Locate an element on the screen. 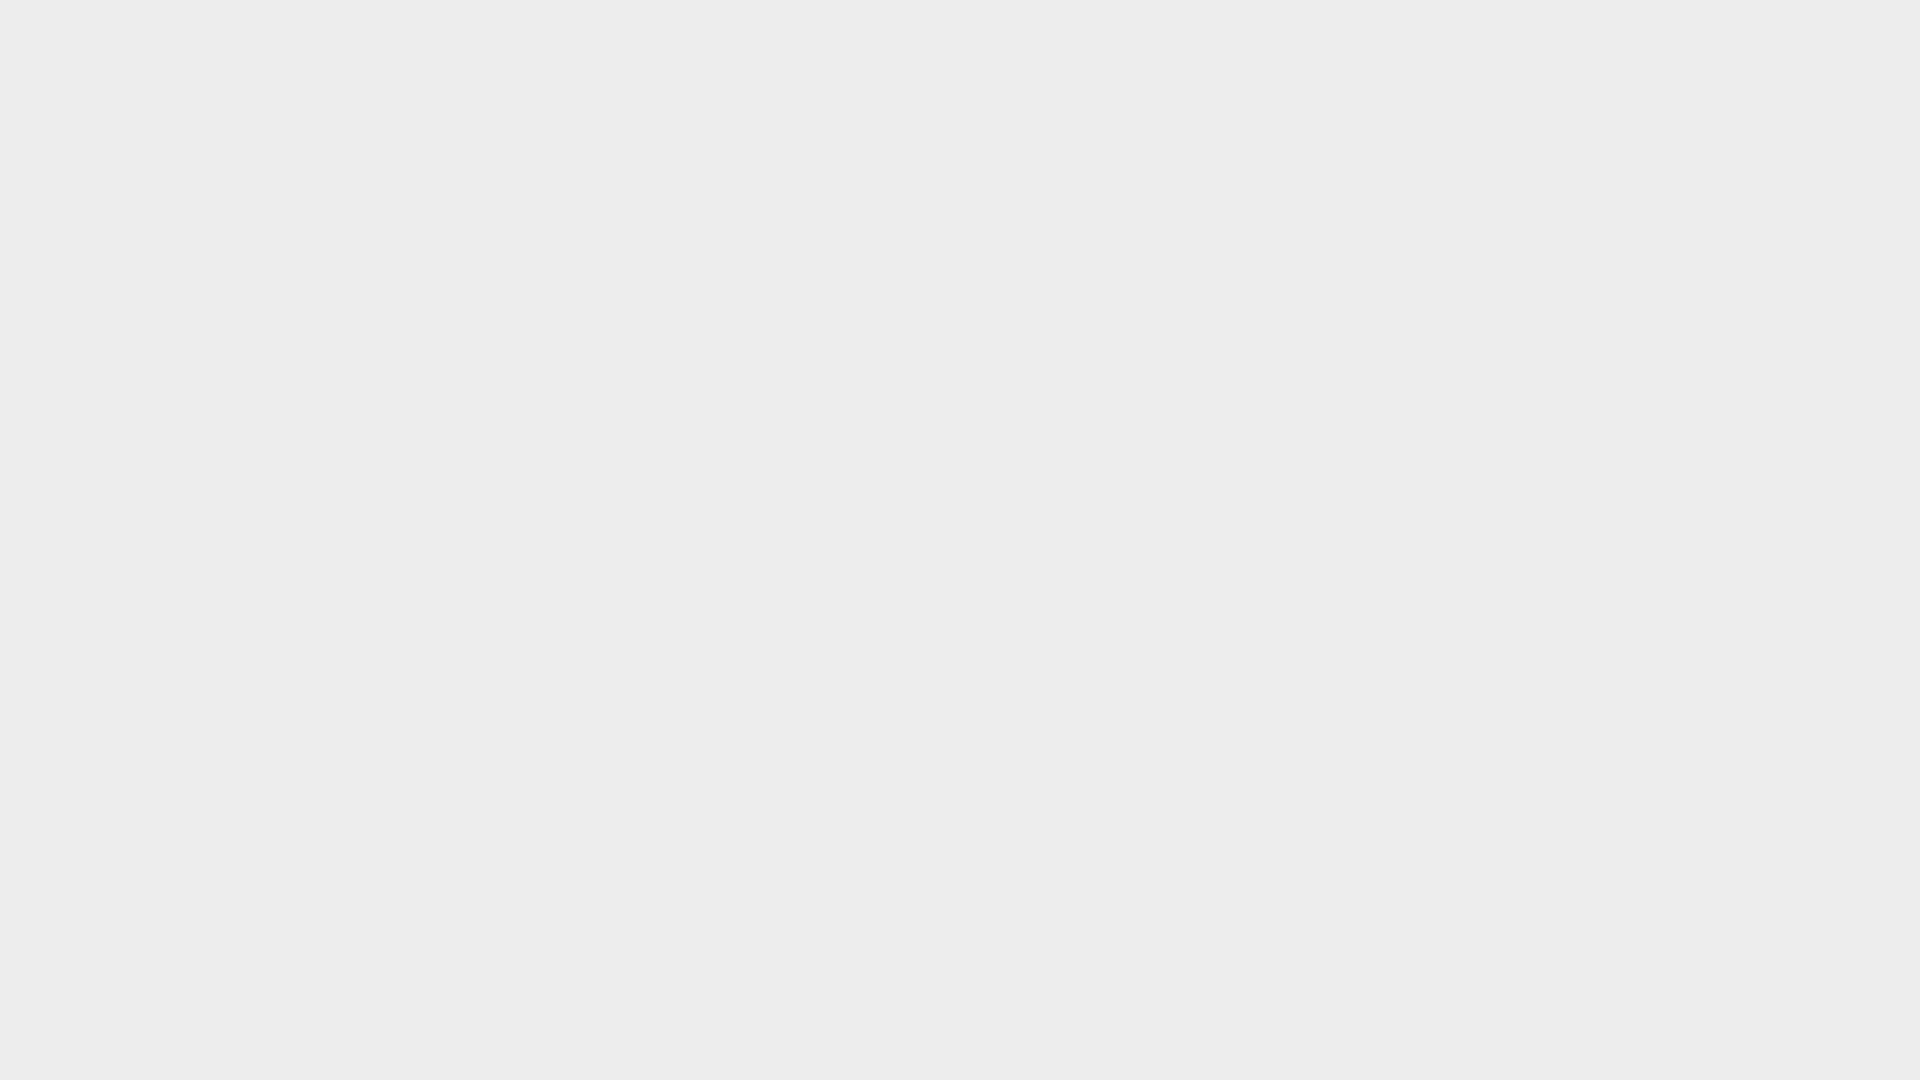  'Church Family' is located at coordinates (1301, 122).